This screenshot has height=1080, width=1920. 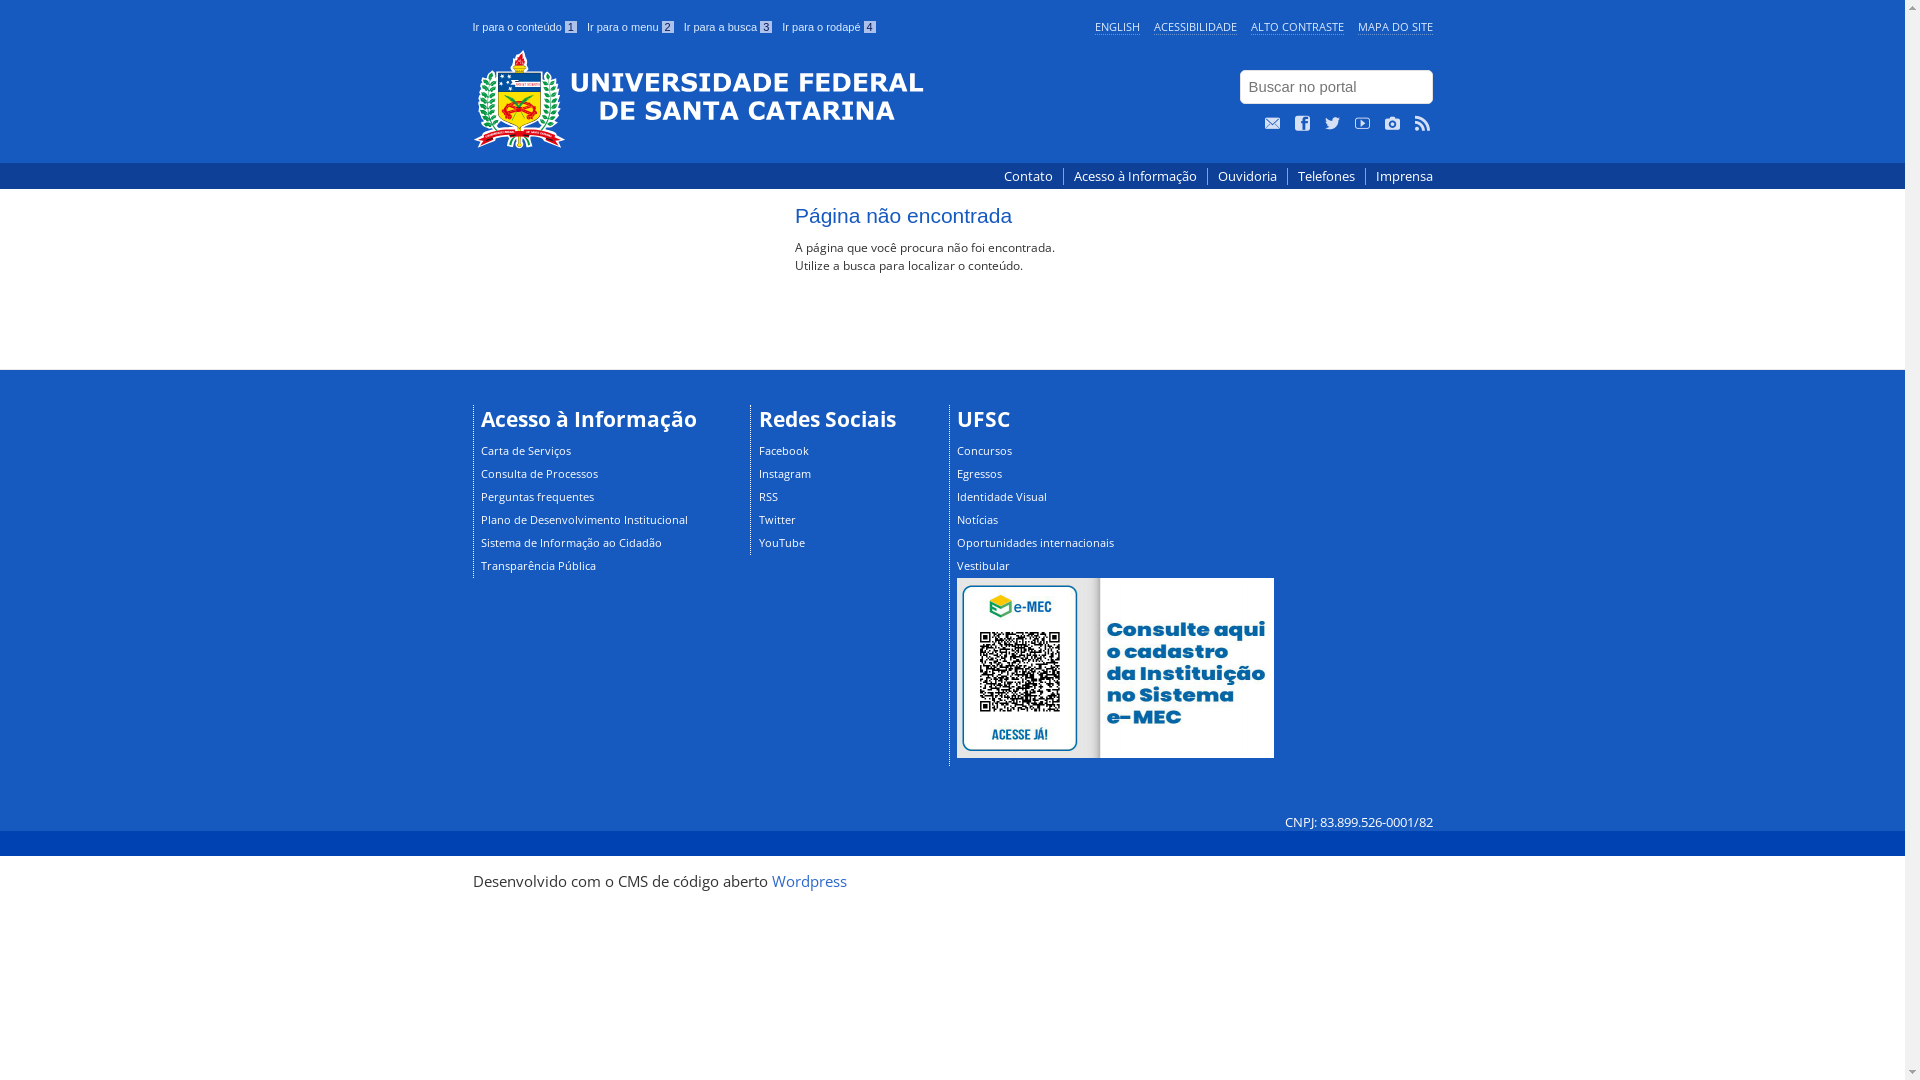 I want to click on 'Oportunidades internacionais', so click(x=955, y=542).